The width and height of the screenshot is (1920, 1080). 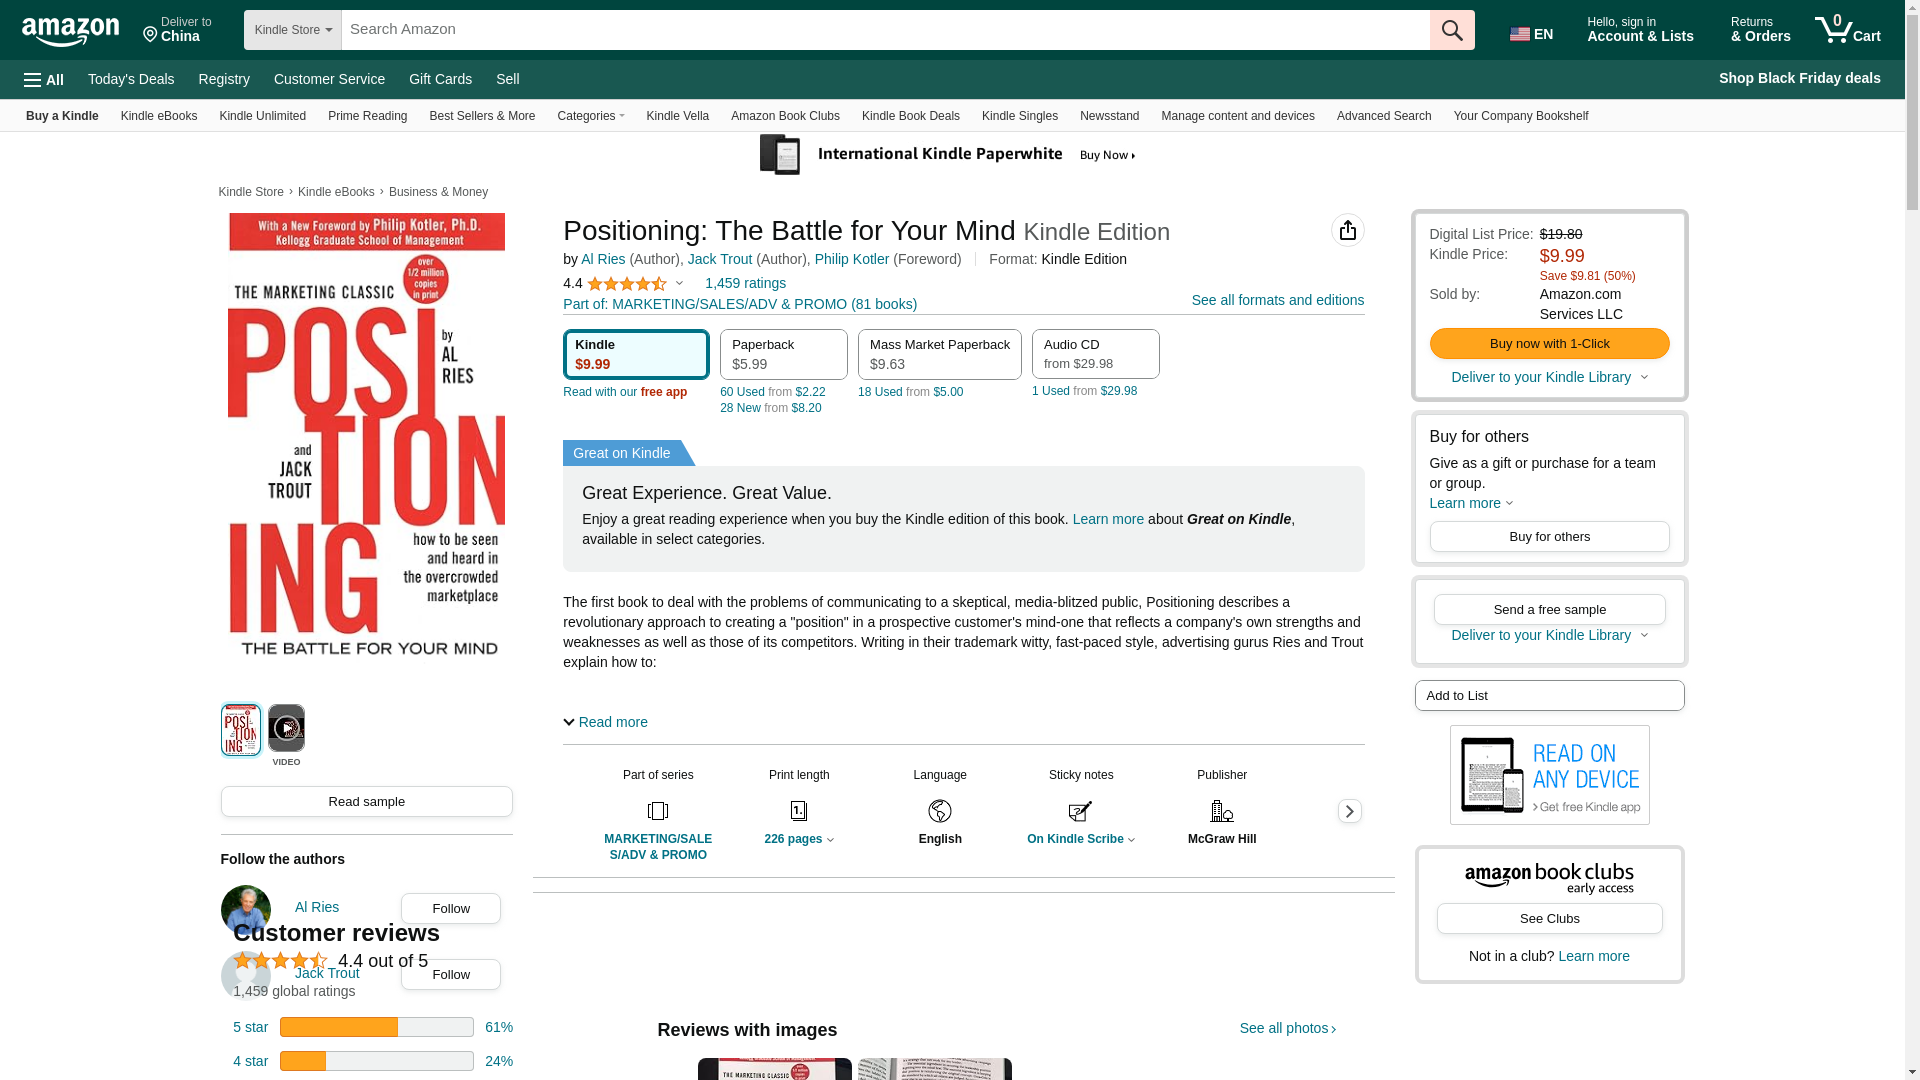 What do you see at coordinates (1534, 30) in the screenshot?
I see `'EN'` at bounding box center [1534, 30].